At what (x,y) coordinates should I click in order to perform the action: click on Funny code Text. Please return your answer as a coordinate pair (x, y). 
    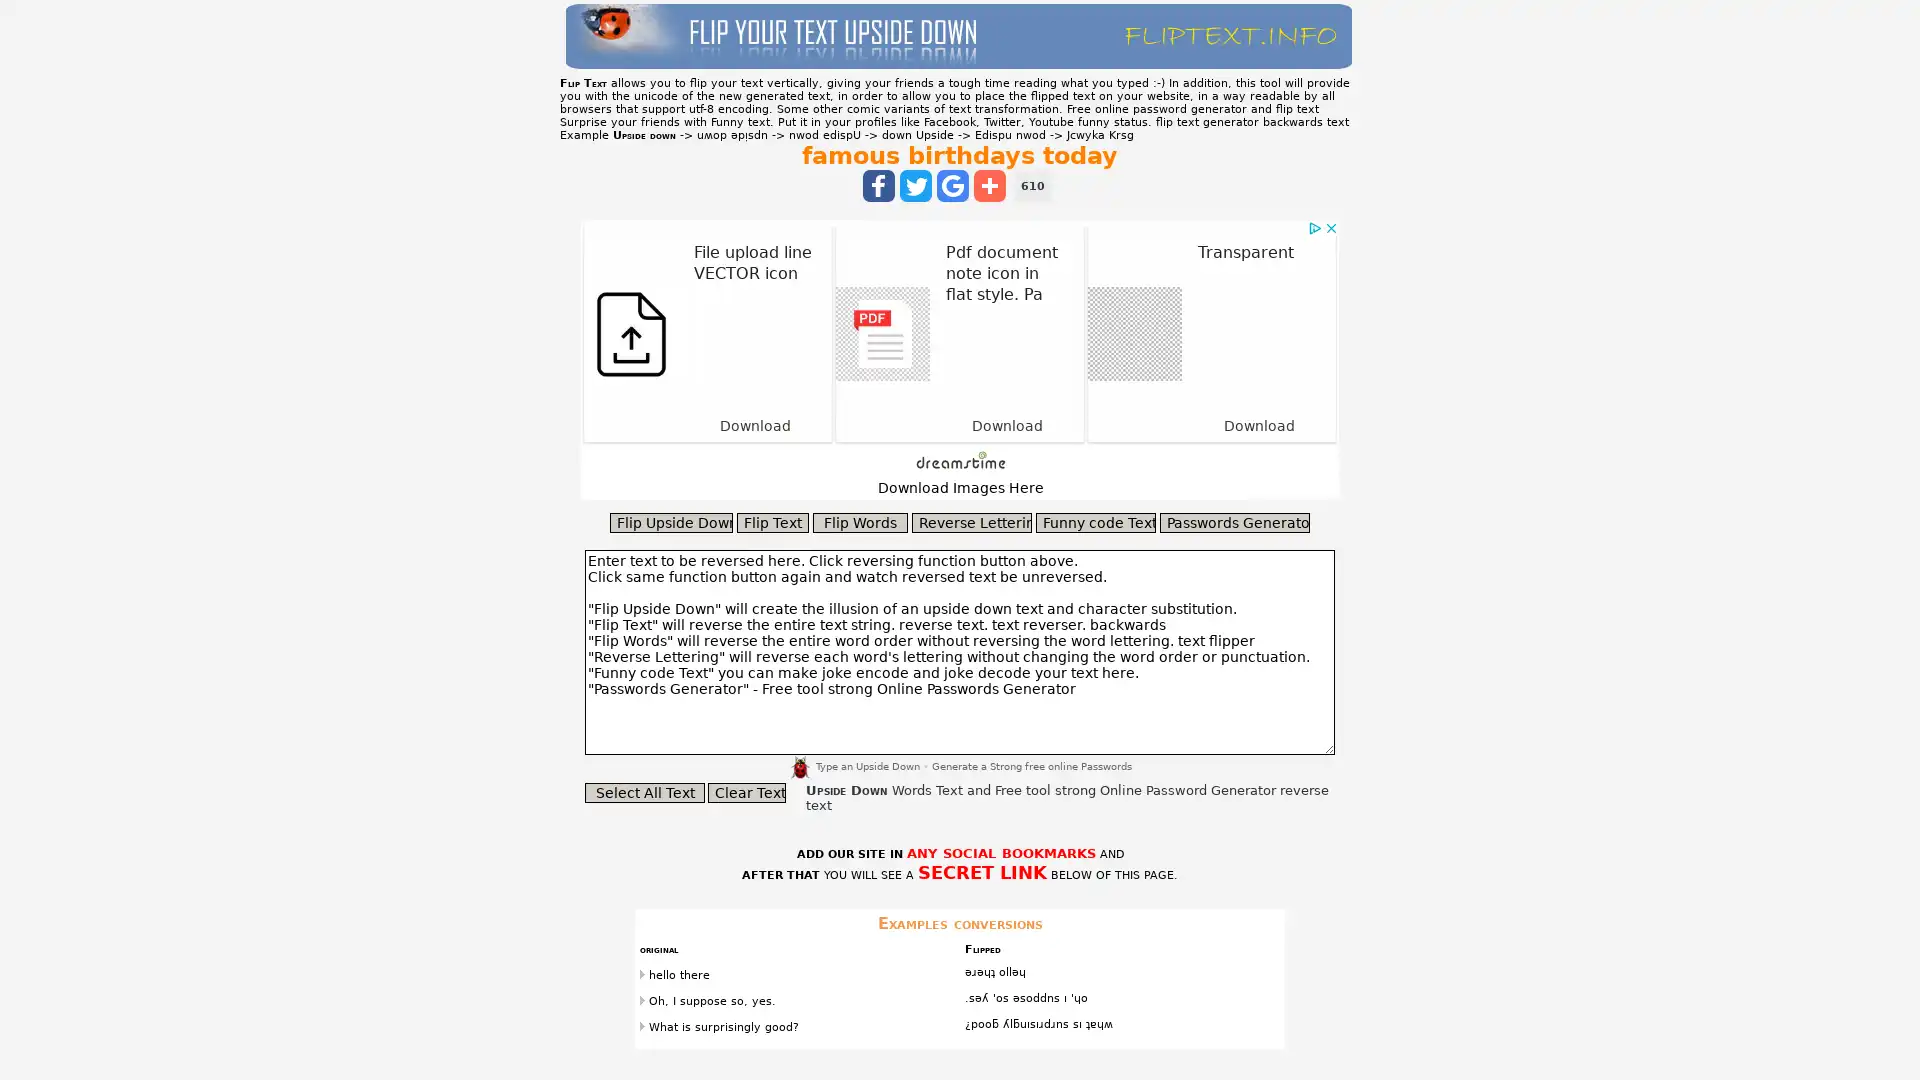
    Looking at the image, I should click on (1094, 522).